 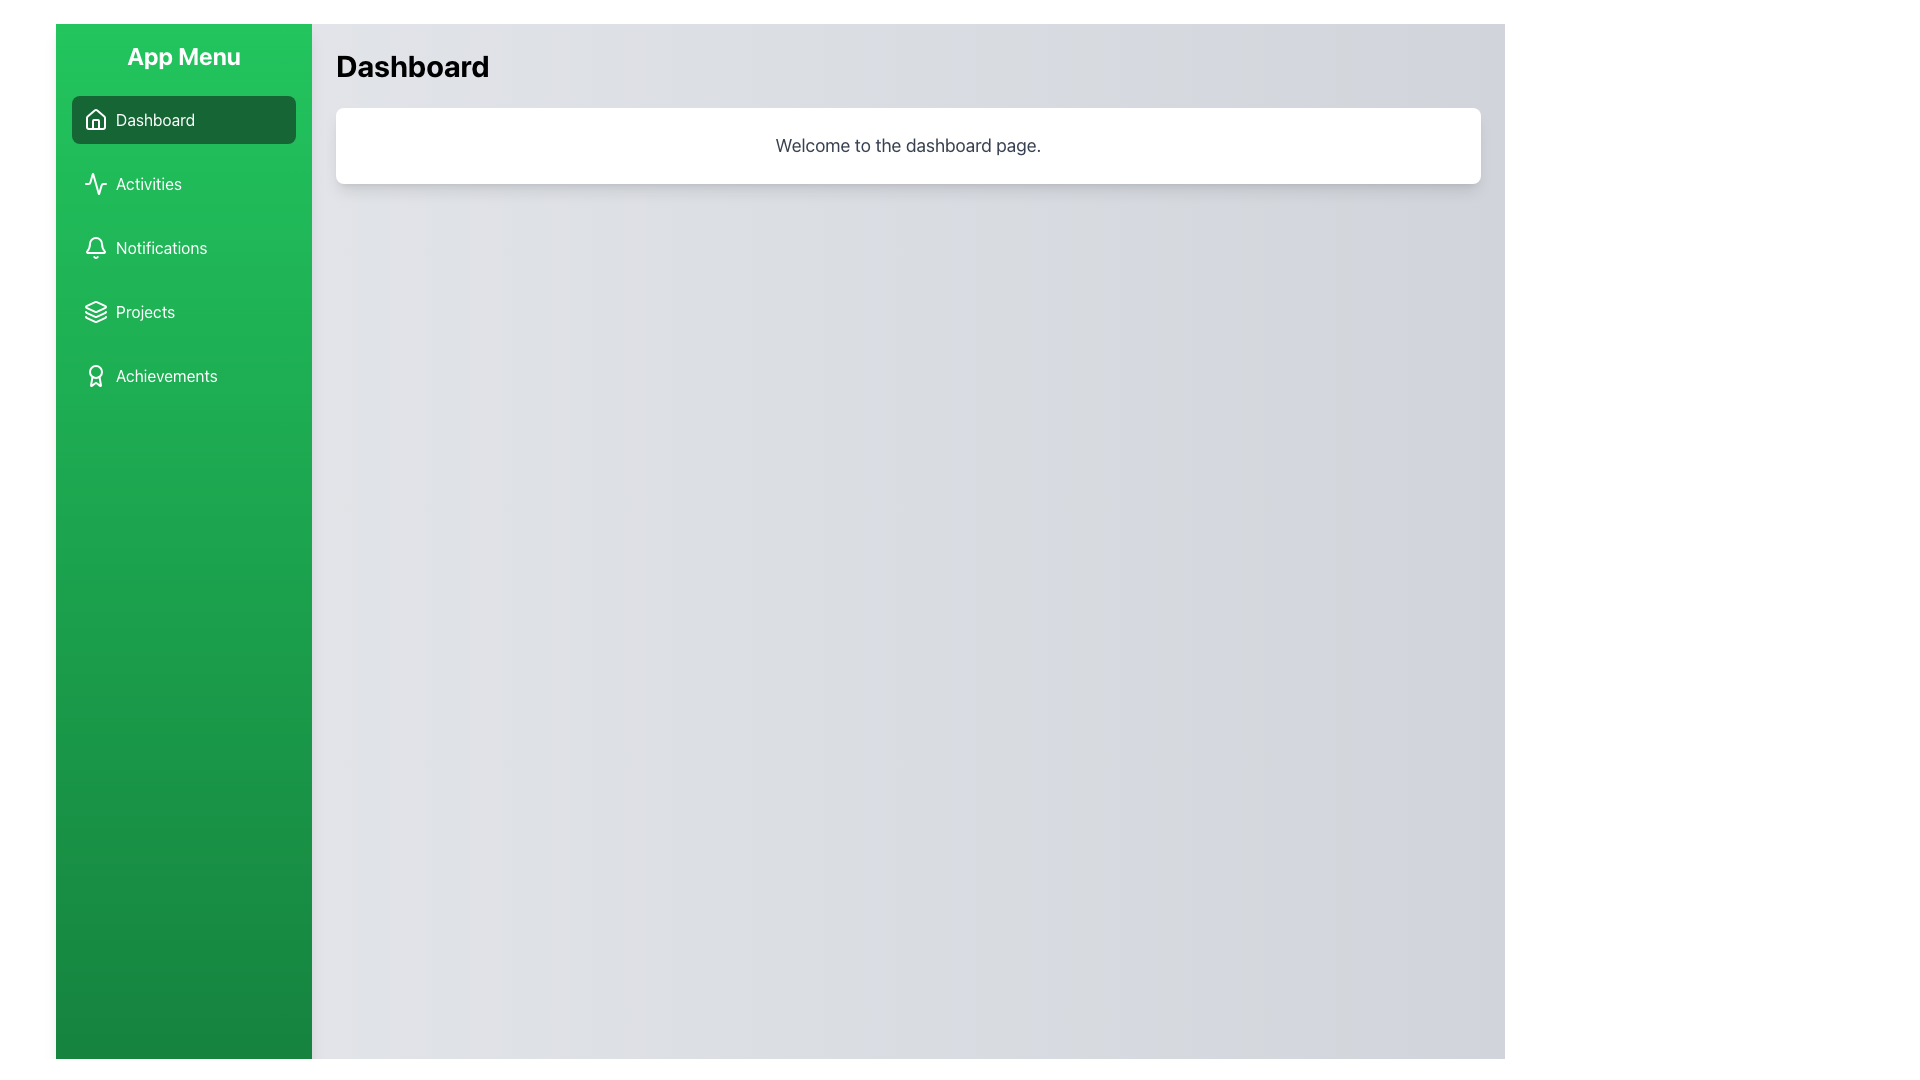 What do you see at coordinates (95, 246) in the screenshot?
I see `the bell icon on the green background in the sidebar menu` at bounding box center [95, 246].